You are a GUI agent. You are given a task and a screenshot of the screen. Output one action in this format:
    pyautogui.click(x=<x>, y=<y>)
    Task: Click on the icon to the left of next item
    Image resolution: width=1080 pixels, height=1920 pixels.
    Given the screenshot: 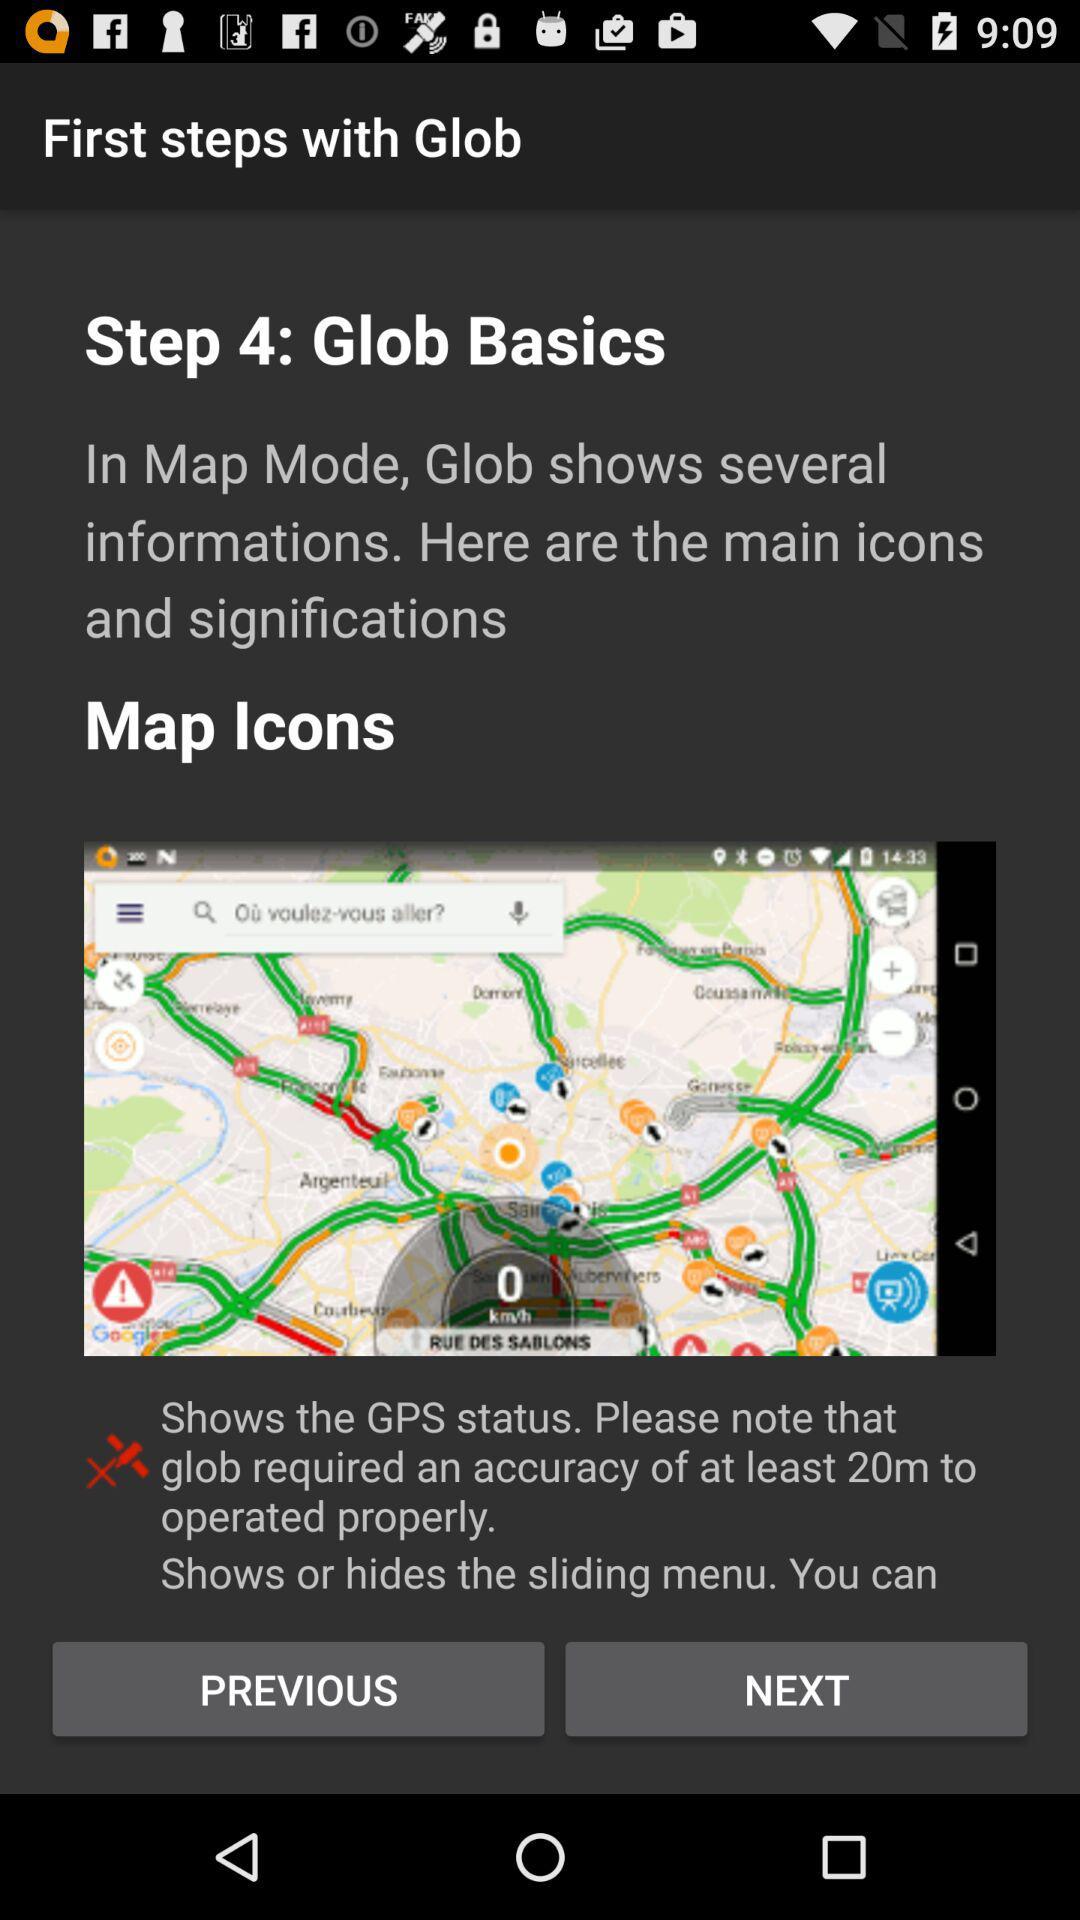 What is the action you would take?
    pyautogui.click(x=298, y=1688)
    